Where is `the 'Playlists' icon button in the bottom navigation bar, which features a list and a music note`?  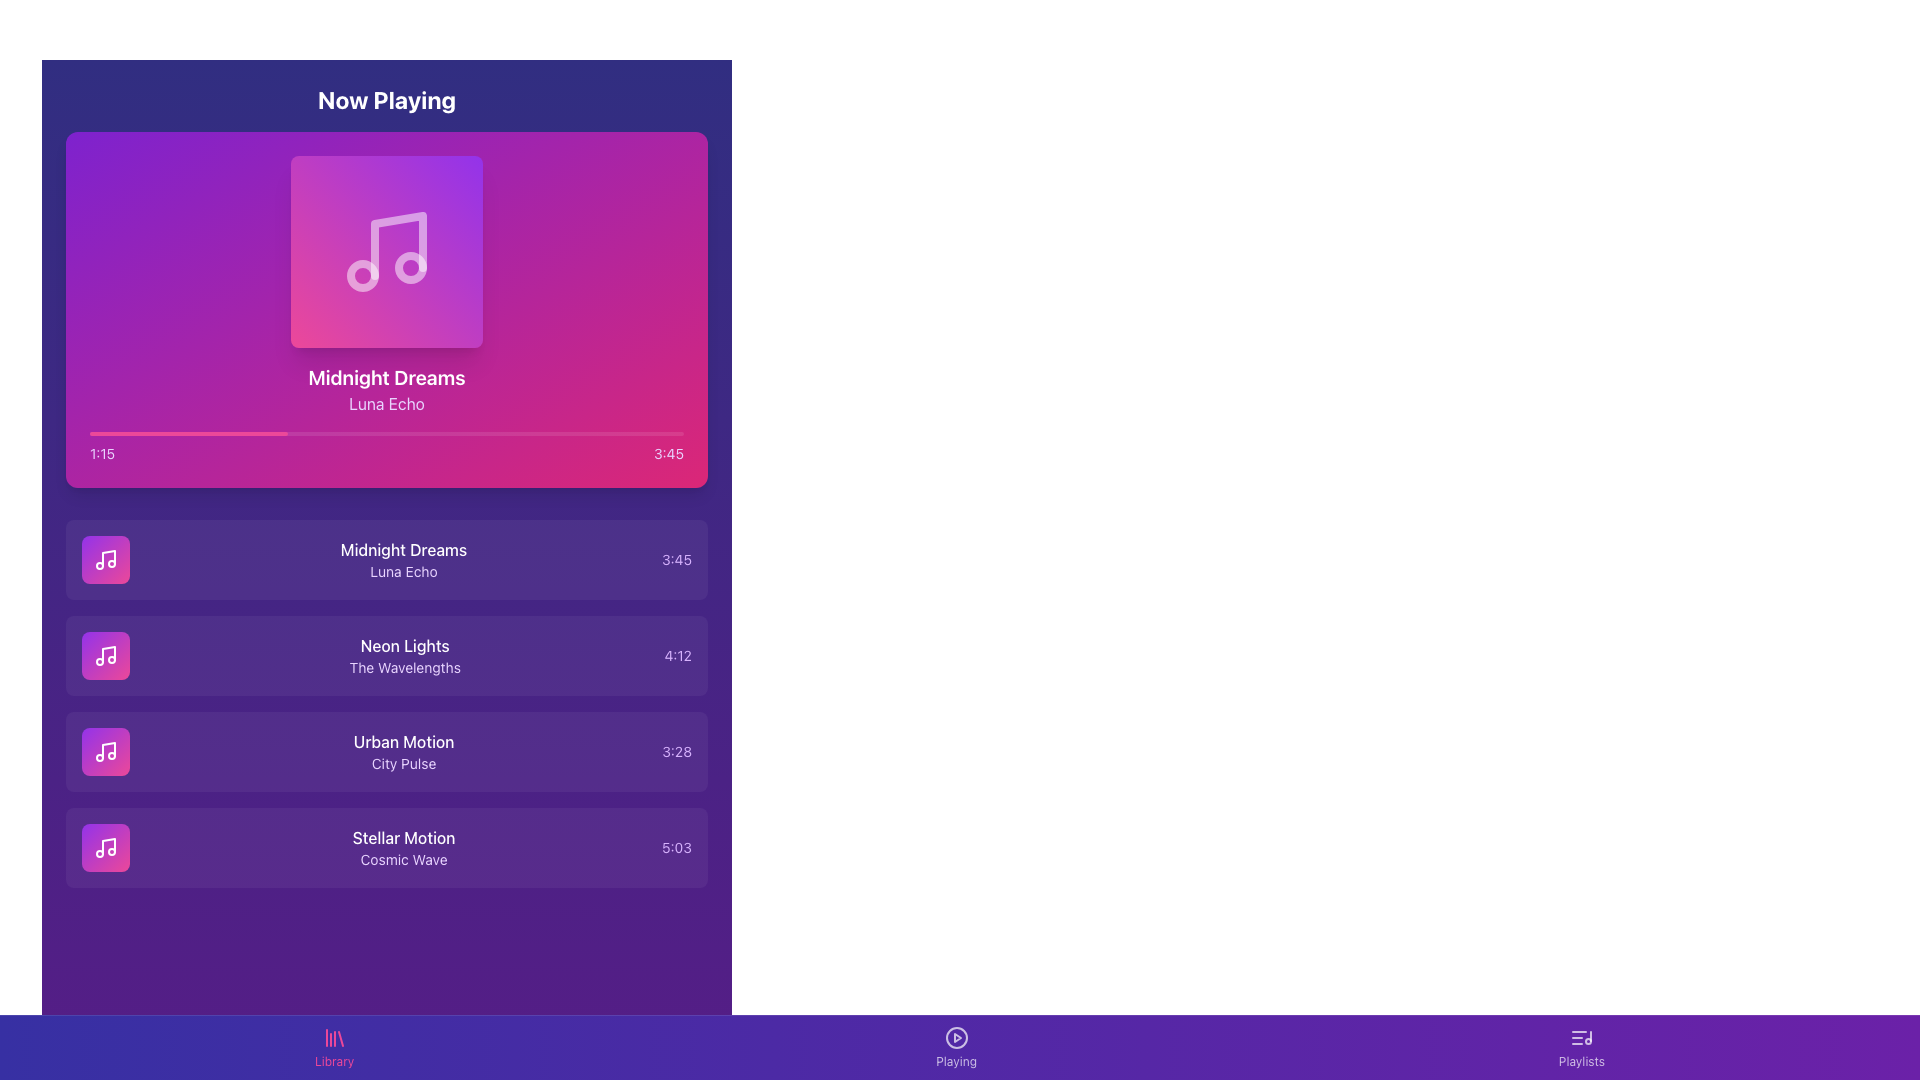
the 'Playlists' icon button in the bottom navigation bar, which features a list and a music note is located at coordinates (1580, 1036).